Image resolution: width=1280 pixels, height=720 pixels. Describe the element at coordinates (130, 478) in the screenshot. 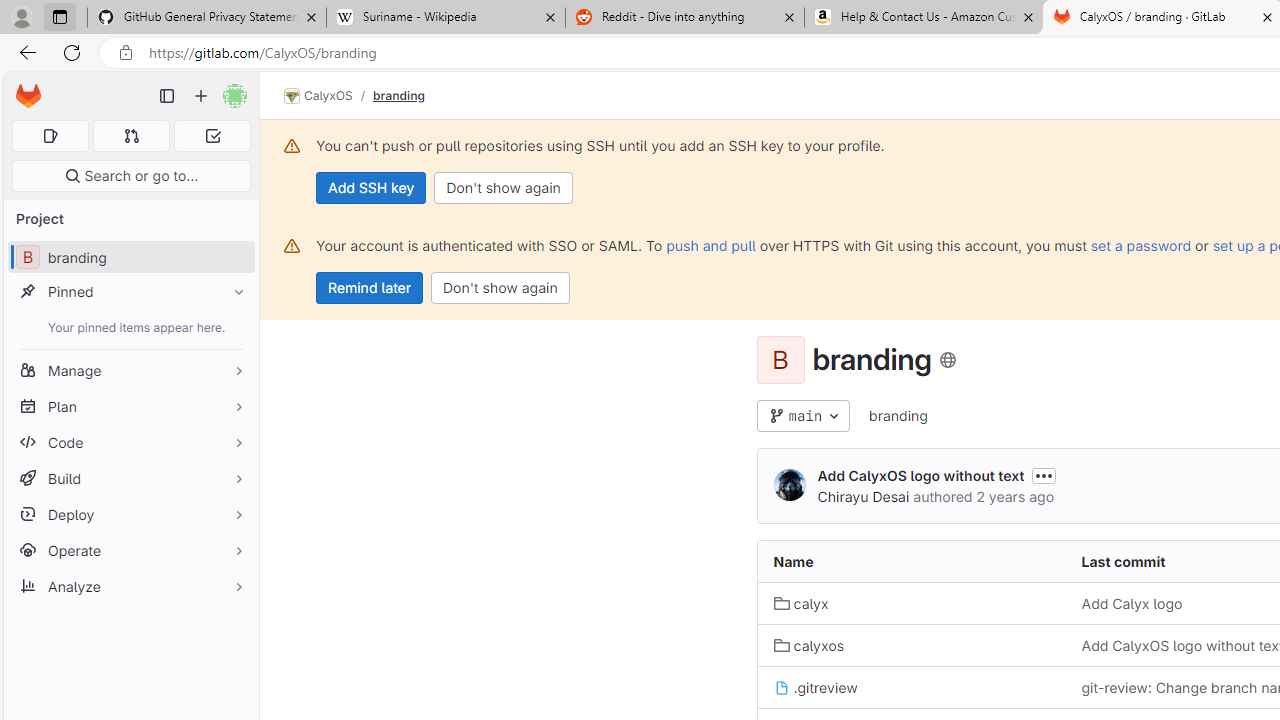

I see `'Build'` at that location.